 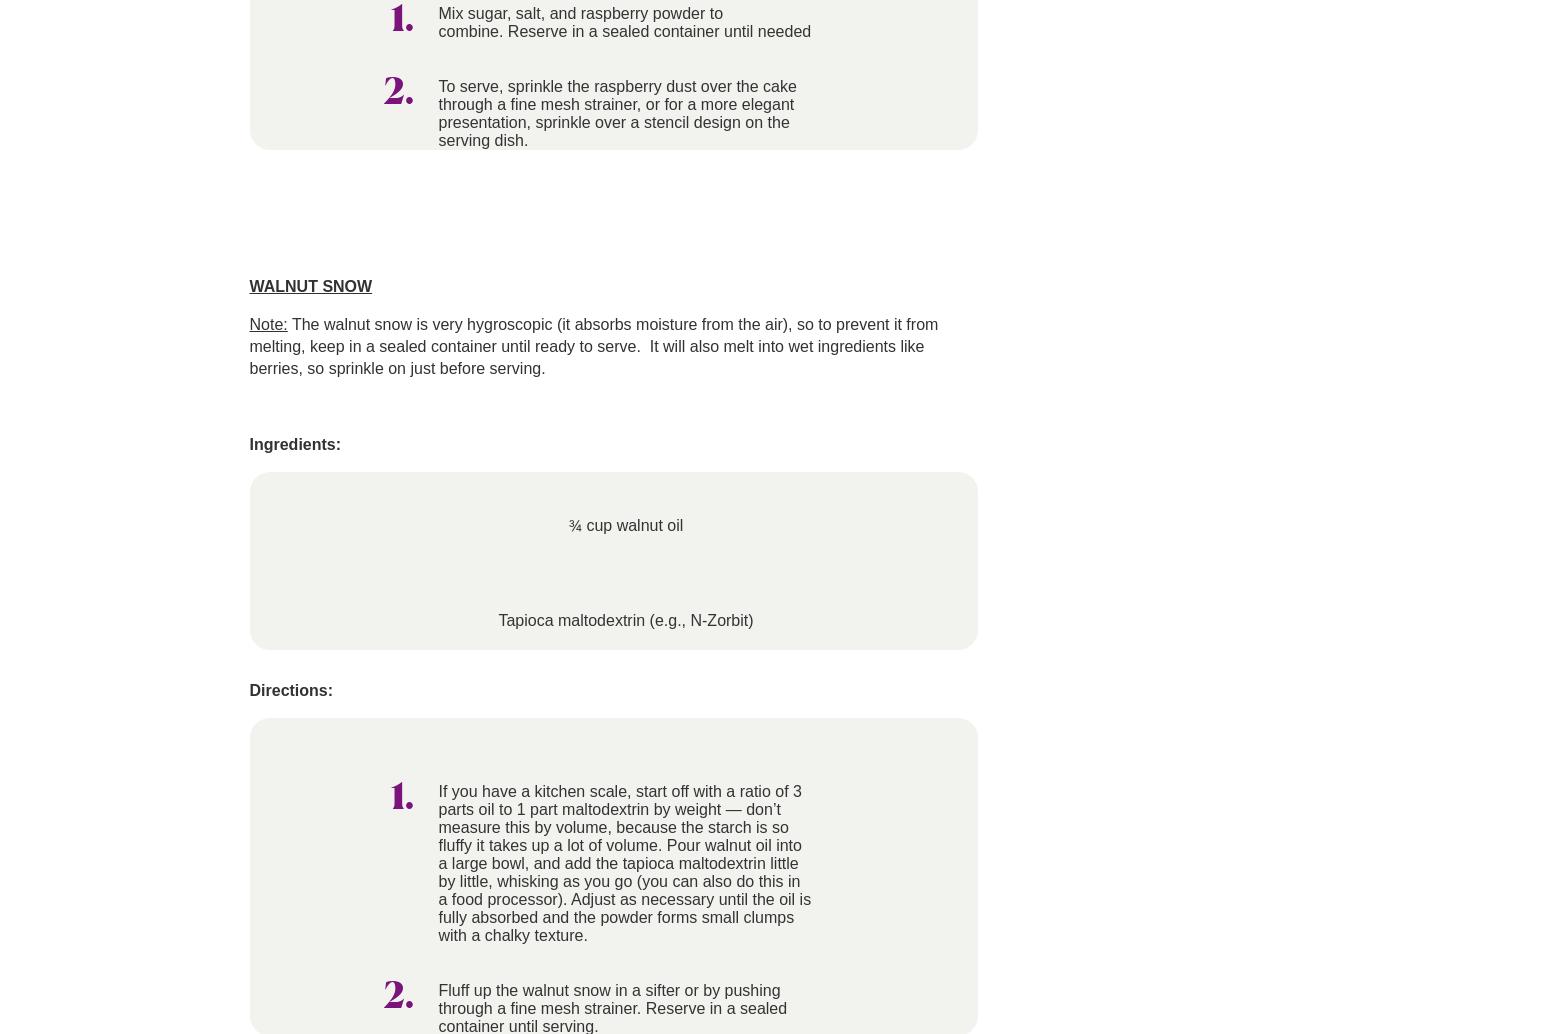 What do you see at coordinates (310, 285) in the screenshot?
I see `'WALNUT SNOW'` at bounding box center [310, 285].